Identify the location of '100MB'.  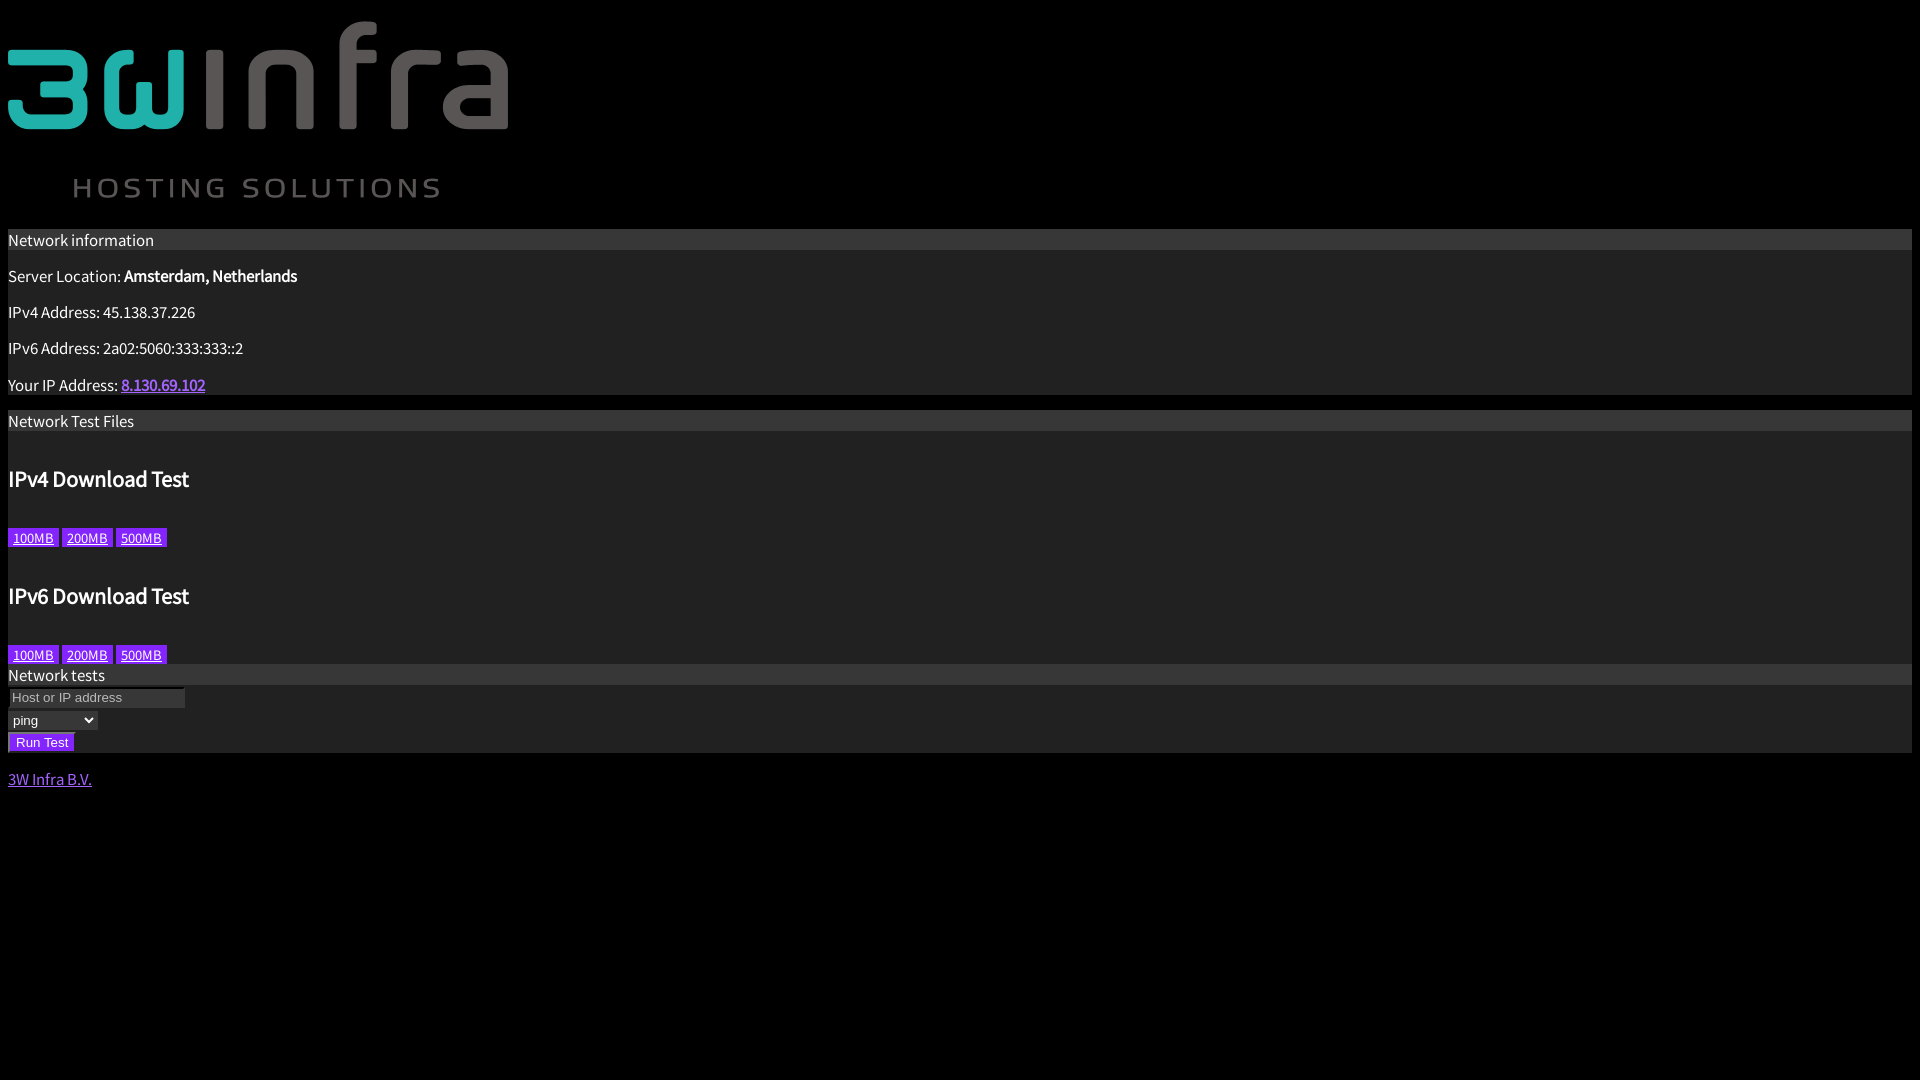
(33, 536).